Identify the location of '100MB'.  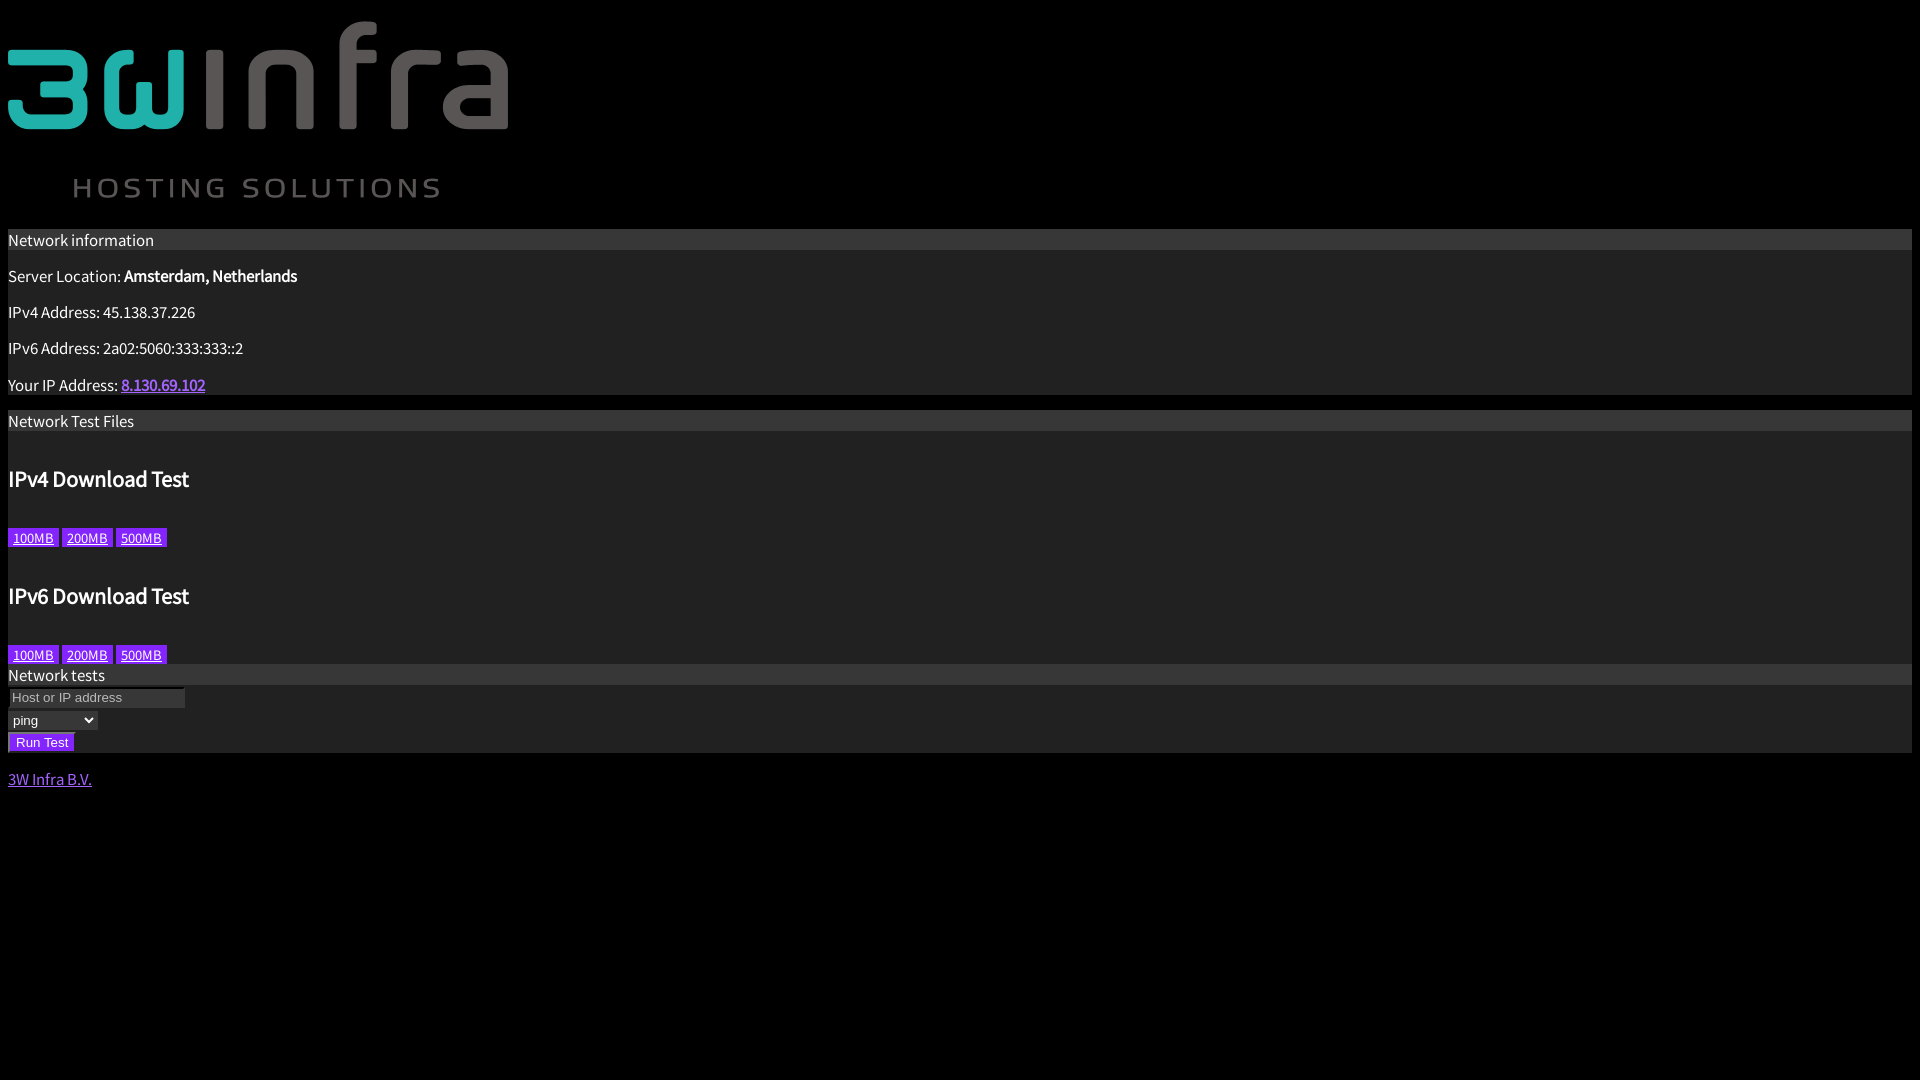
(33, 536).